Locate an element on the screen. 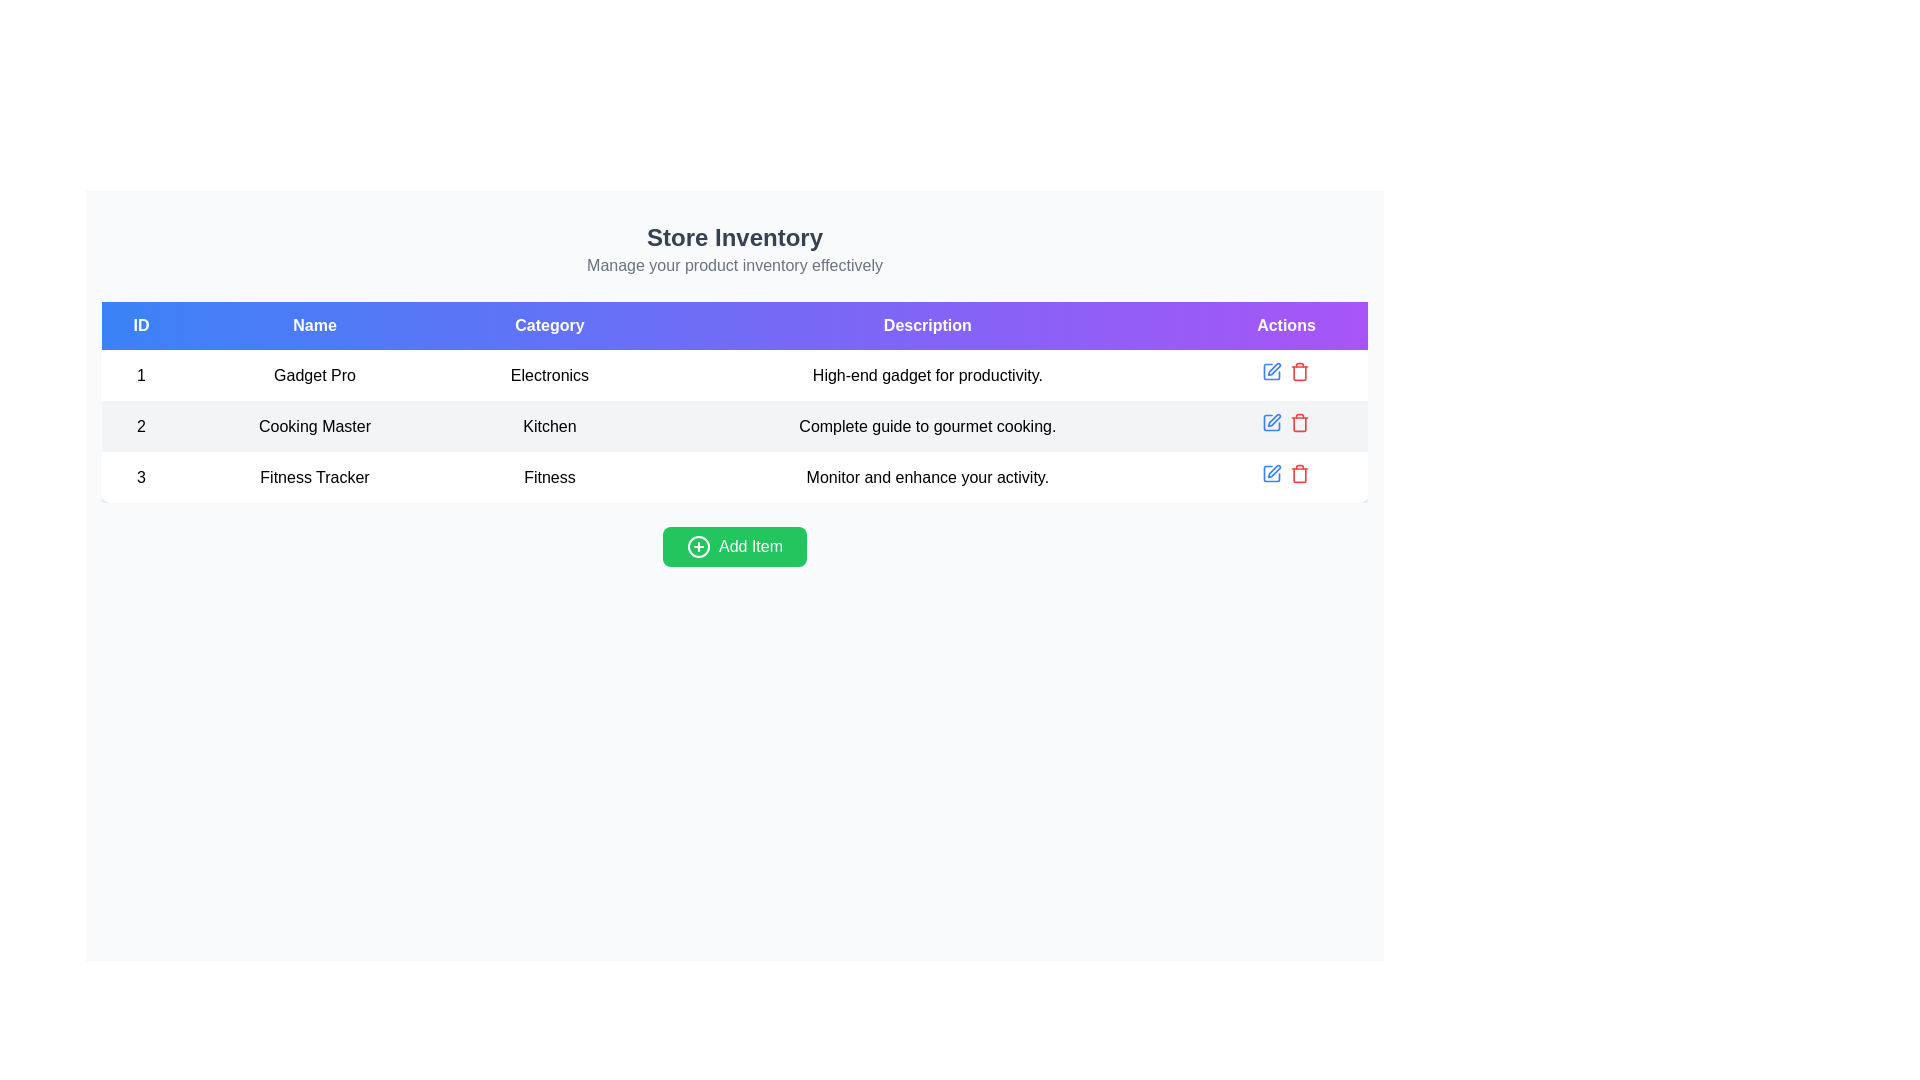 Image resolution: width=1920 pixels, height=1080 pixels. the first row of the inventory table, which contains information about the product 'Gadget Pro' is located at coordinates (733, 375).